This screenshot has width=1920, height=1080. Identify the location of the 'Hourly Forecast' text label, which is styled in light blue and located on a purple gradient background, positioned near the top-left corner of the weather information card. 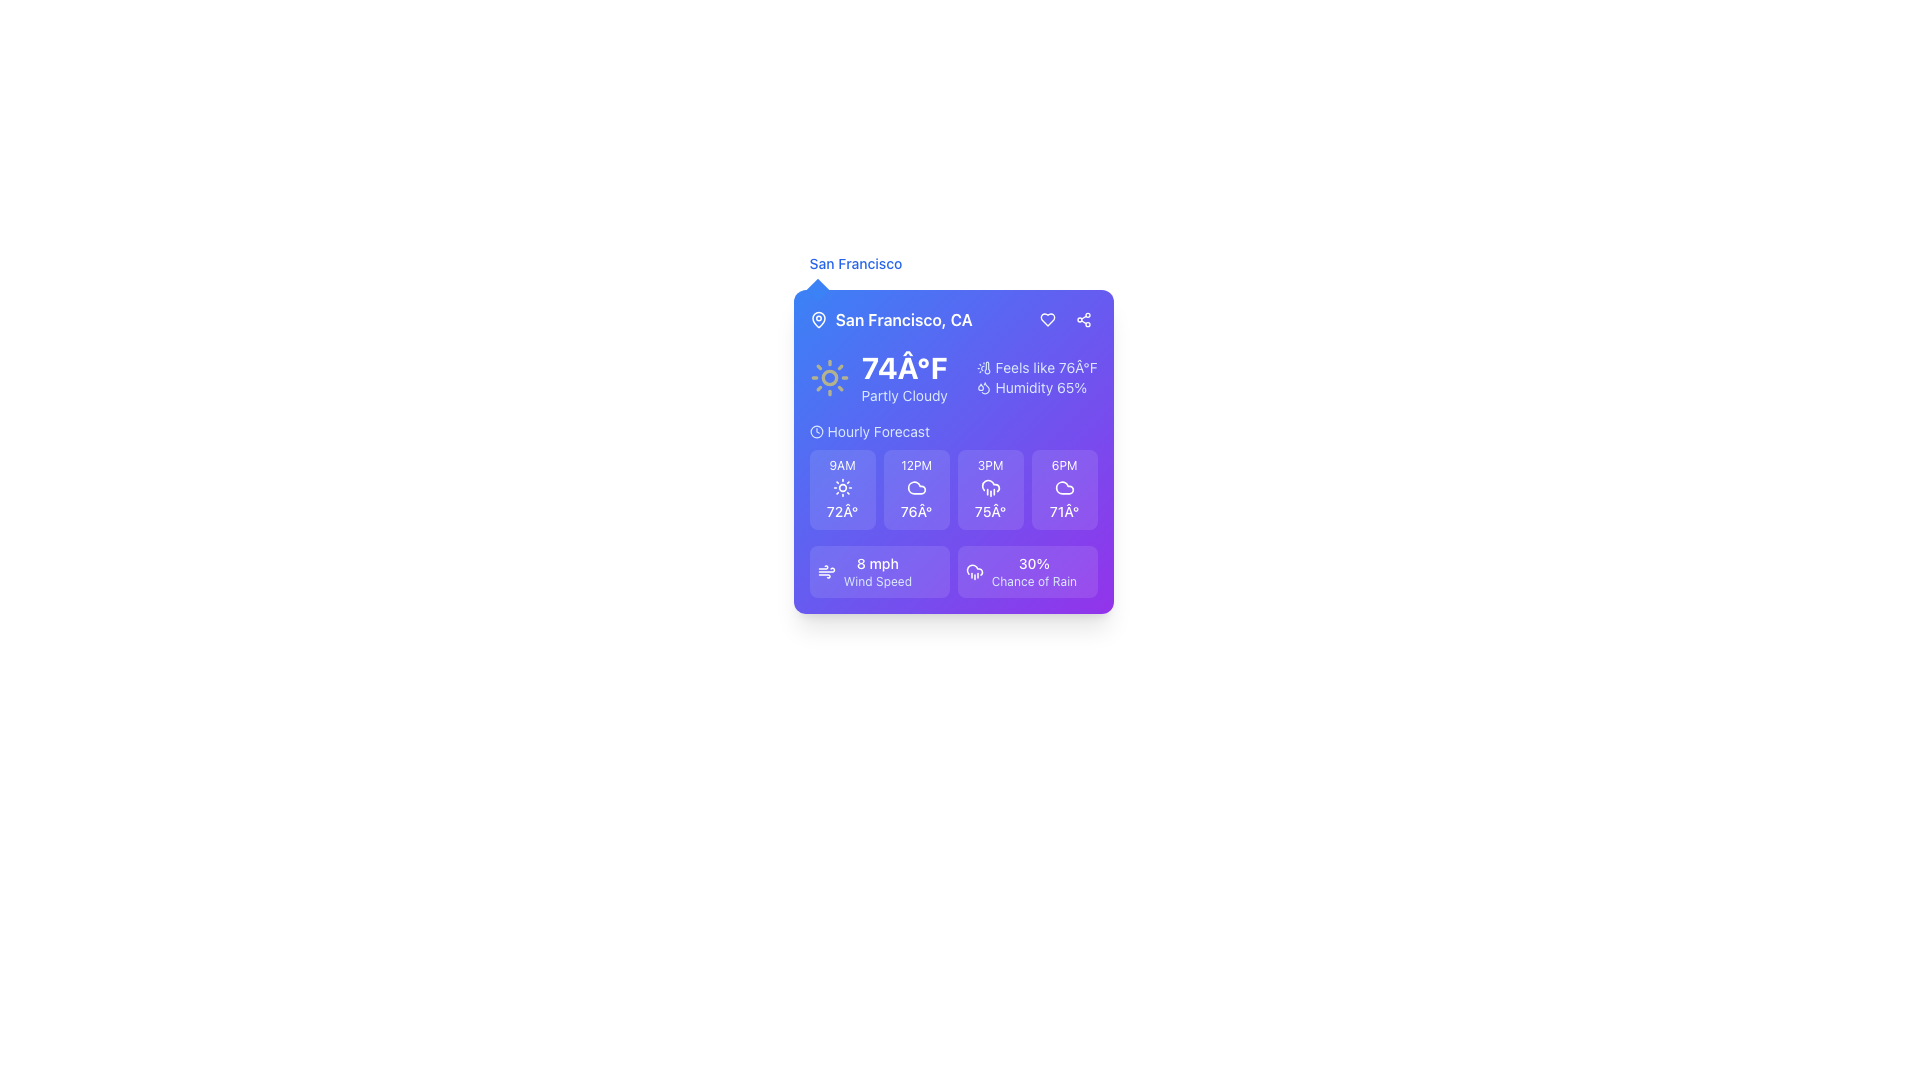
(878, 431).